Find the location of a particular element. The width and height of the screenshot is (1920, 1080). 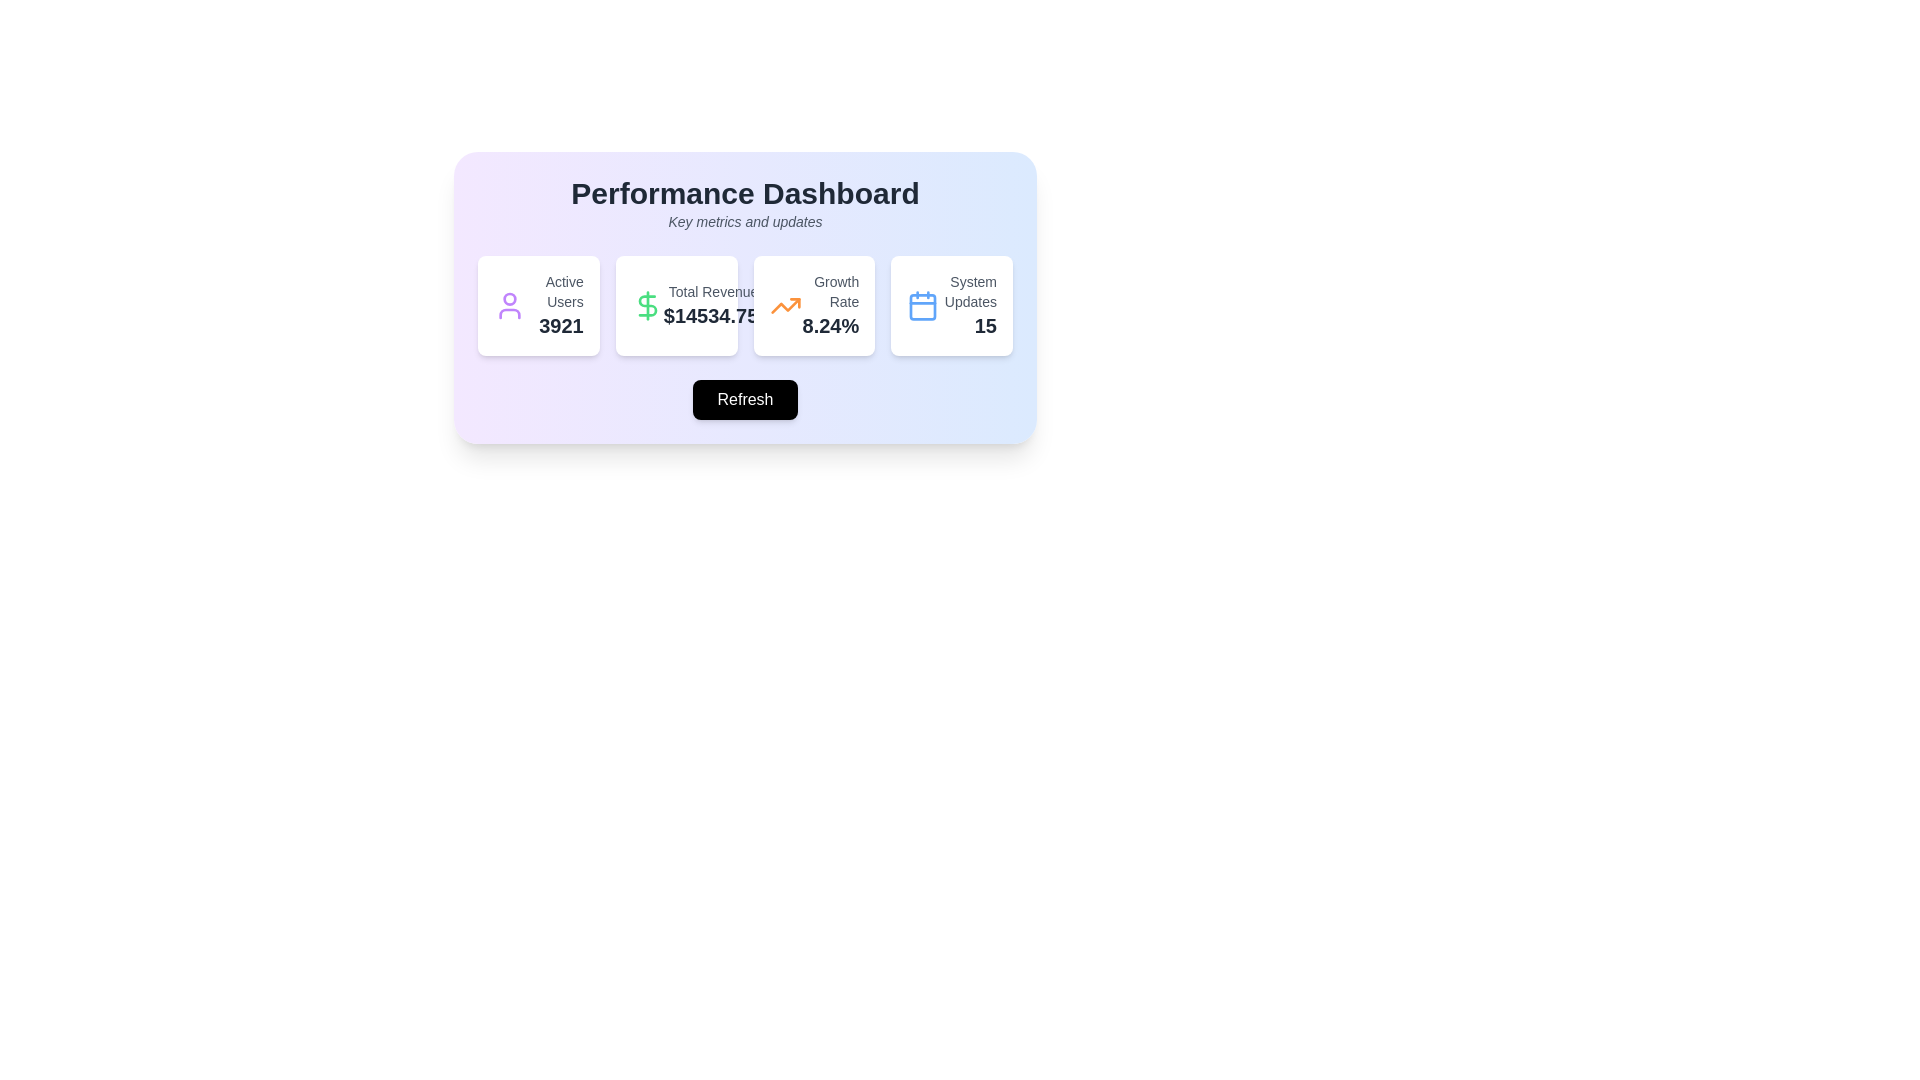

the information displayed on the first informational card component that shows the count of active users in the operational dashboard is located at coordinates (538, 305).